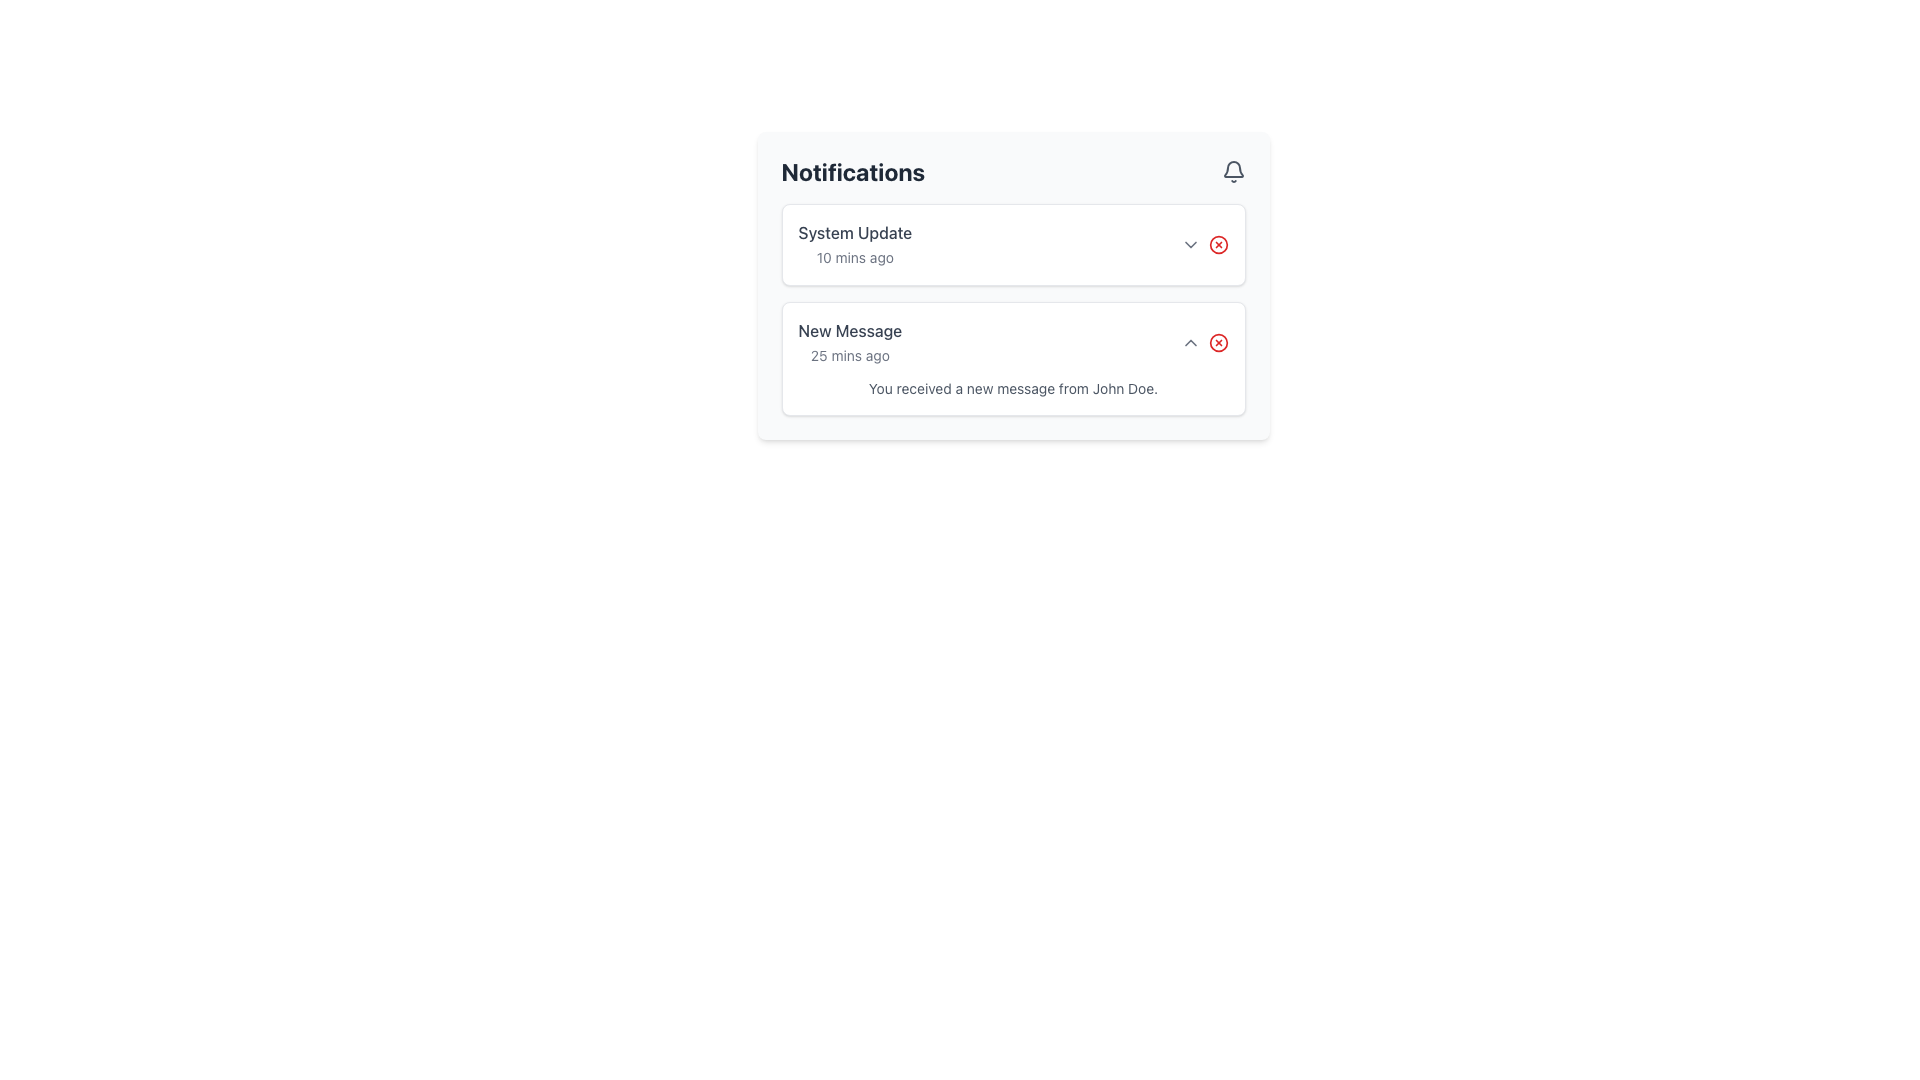  What do you see at coordinates (855, 256) in the screenshot?
I see `the small textual component displaying '10 mins ago', which is styled in gray and located below the 'System Update' title in the Notifications module` at bounding box center [855, 256].